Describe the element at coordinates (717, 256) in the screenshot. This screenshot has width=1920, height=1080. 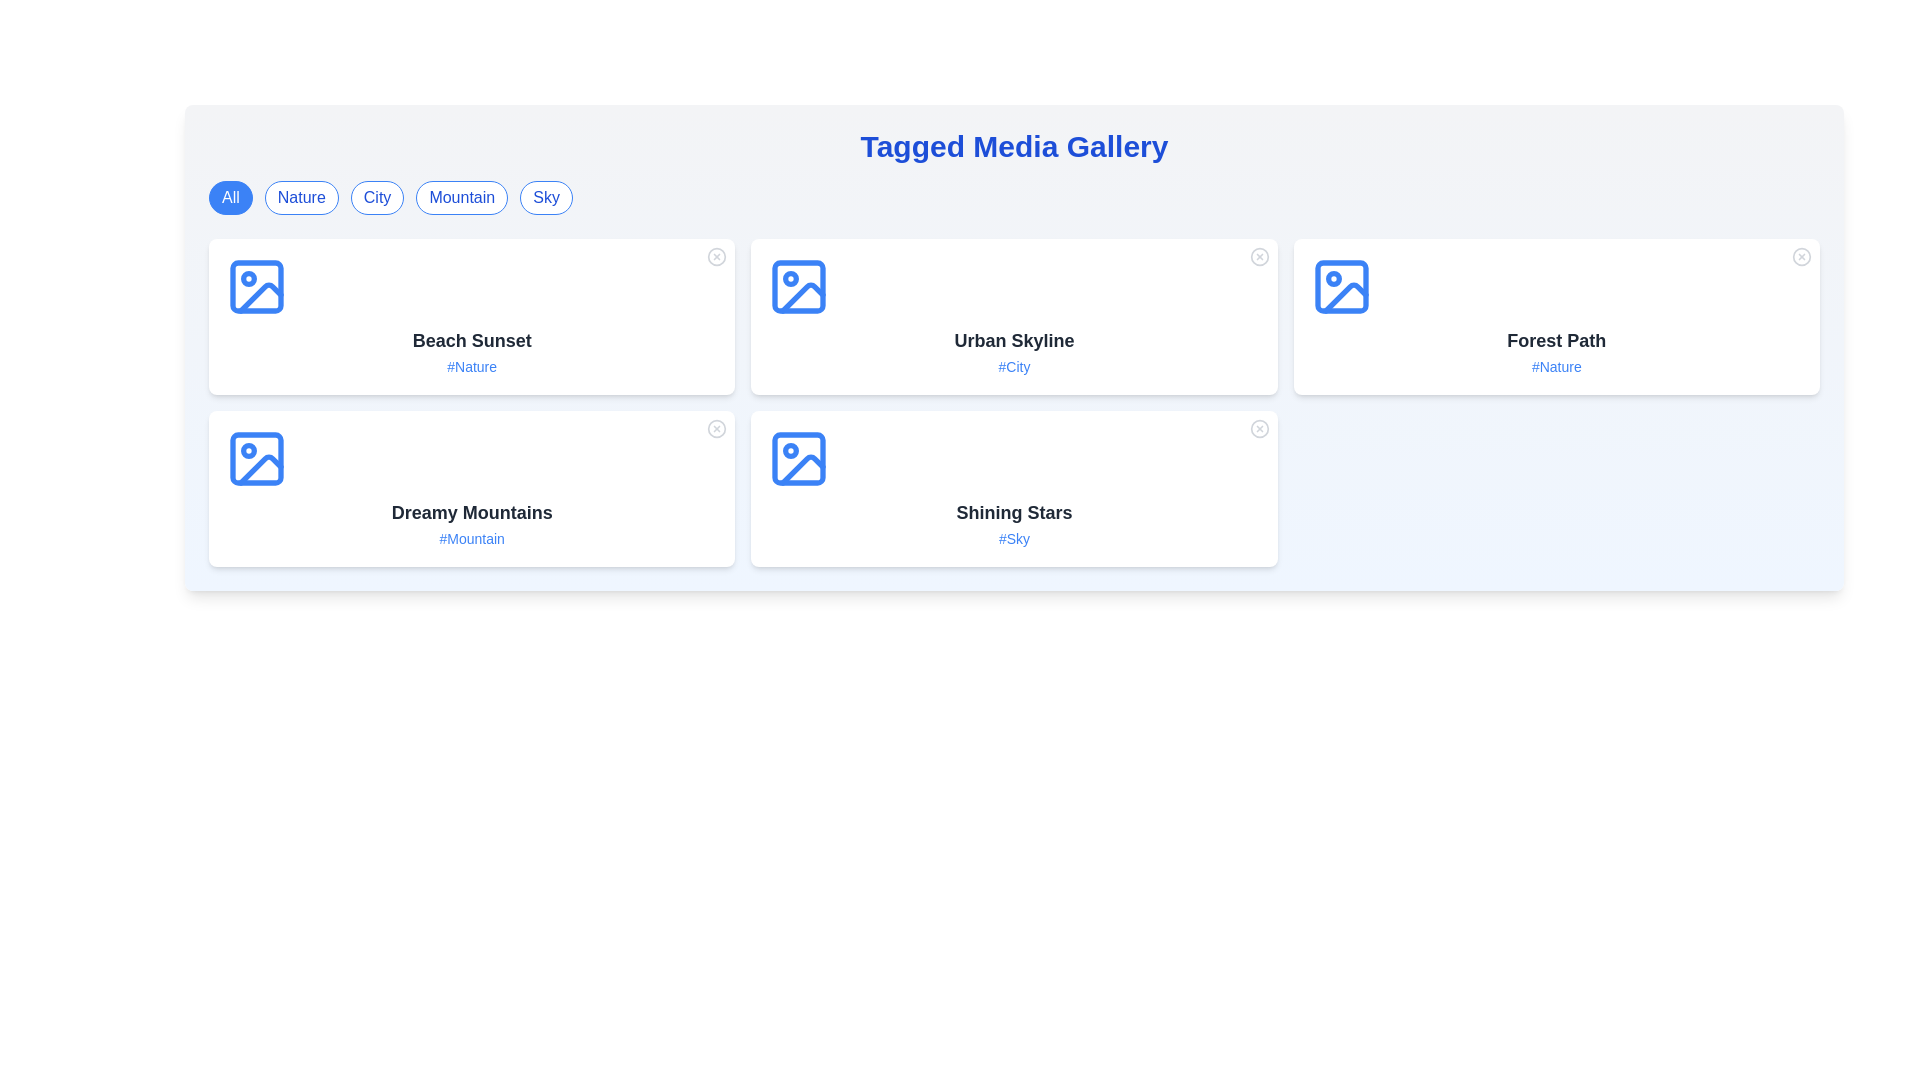
I see `the close button of a media item identified by Beach Sunset` at that location.